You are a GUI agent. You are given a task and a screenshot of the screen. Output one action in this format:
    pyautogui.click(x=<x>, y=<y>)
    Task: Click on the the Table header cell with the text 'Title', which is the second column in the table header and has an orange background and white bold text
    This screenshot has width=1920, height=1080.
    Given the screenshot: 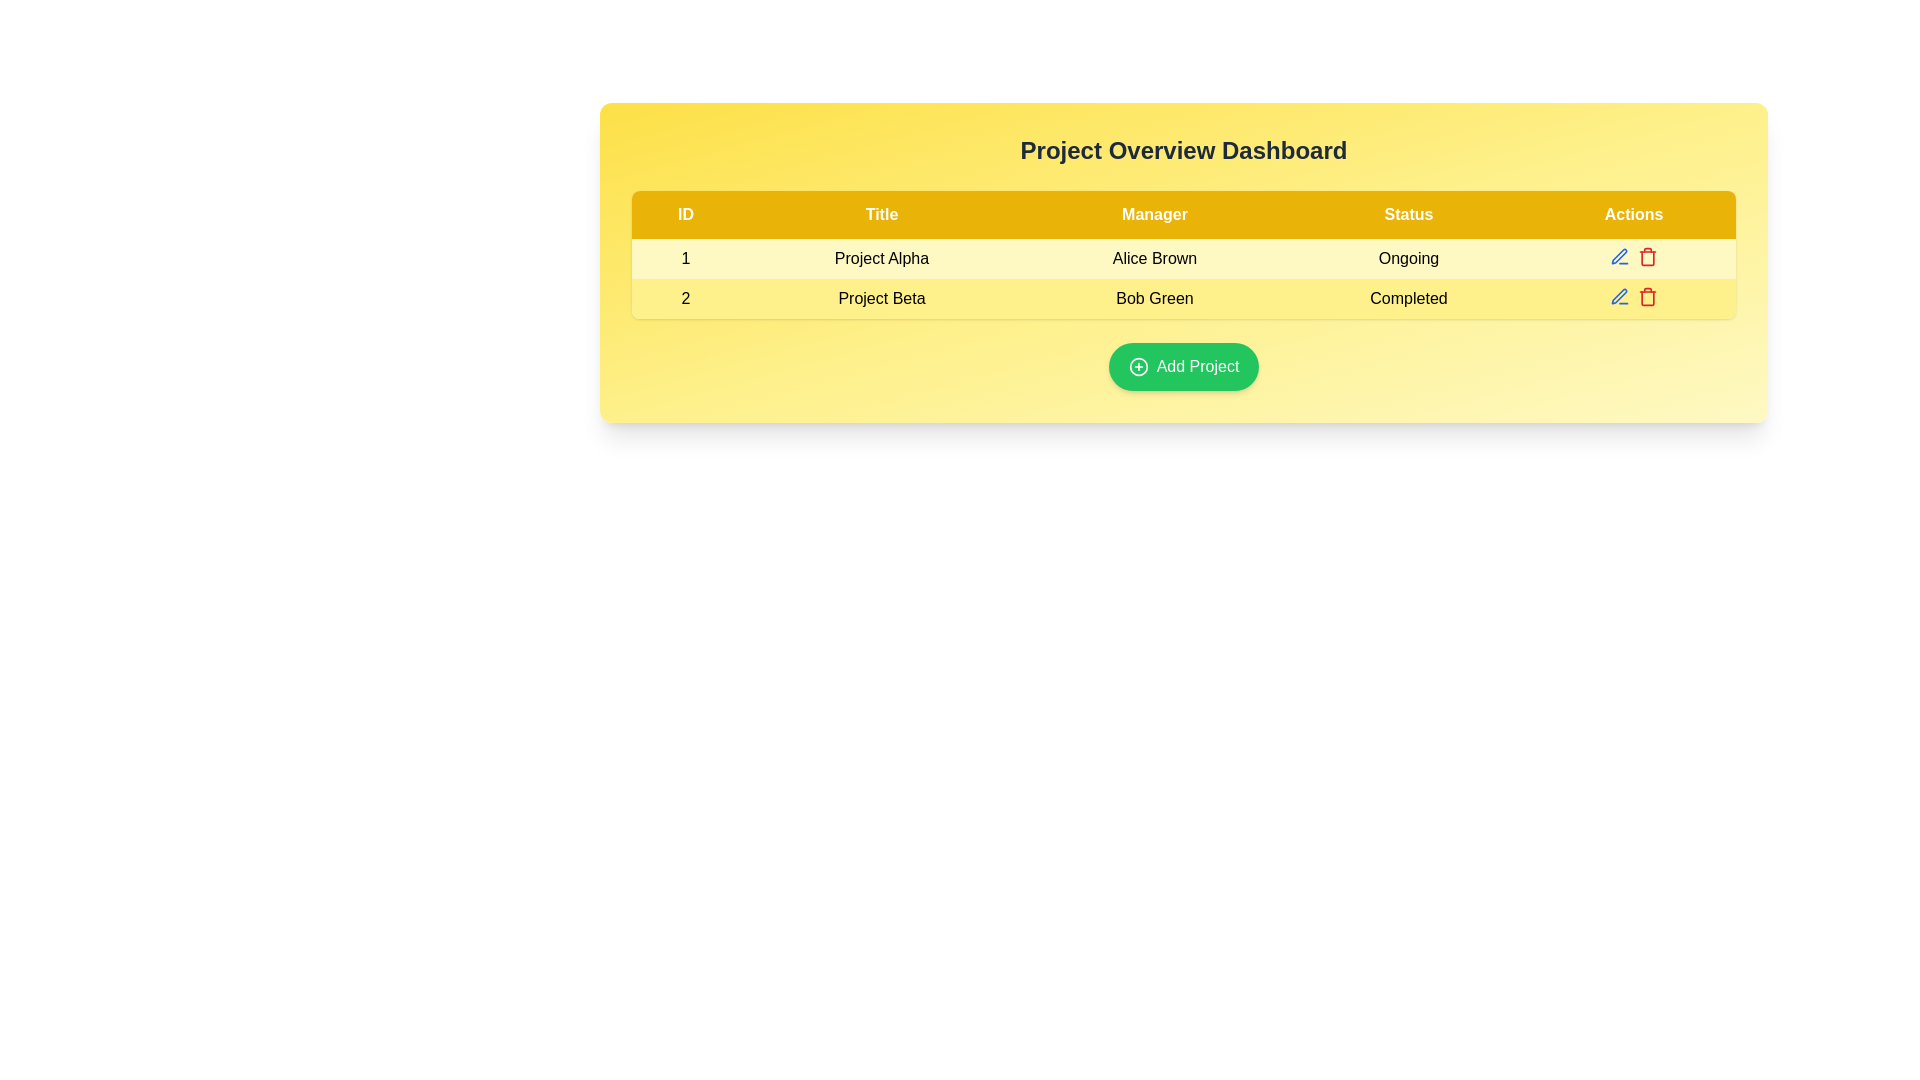 What is the action you would take?
    pyautogui.click(x=881, y=215)
    